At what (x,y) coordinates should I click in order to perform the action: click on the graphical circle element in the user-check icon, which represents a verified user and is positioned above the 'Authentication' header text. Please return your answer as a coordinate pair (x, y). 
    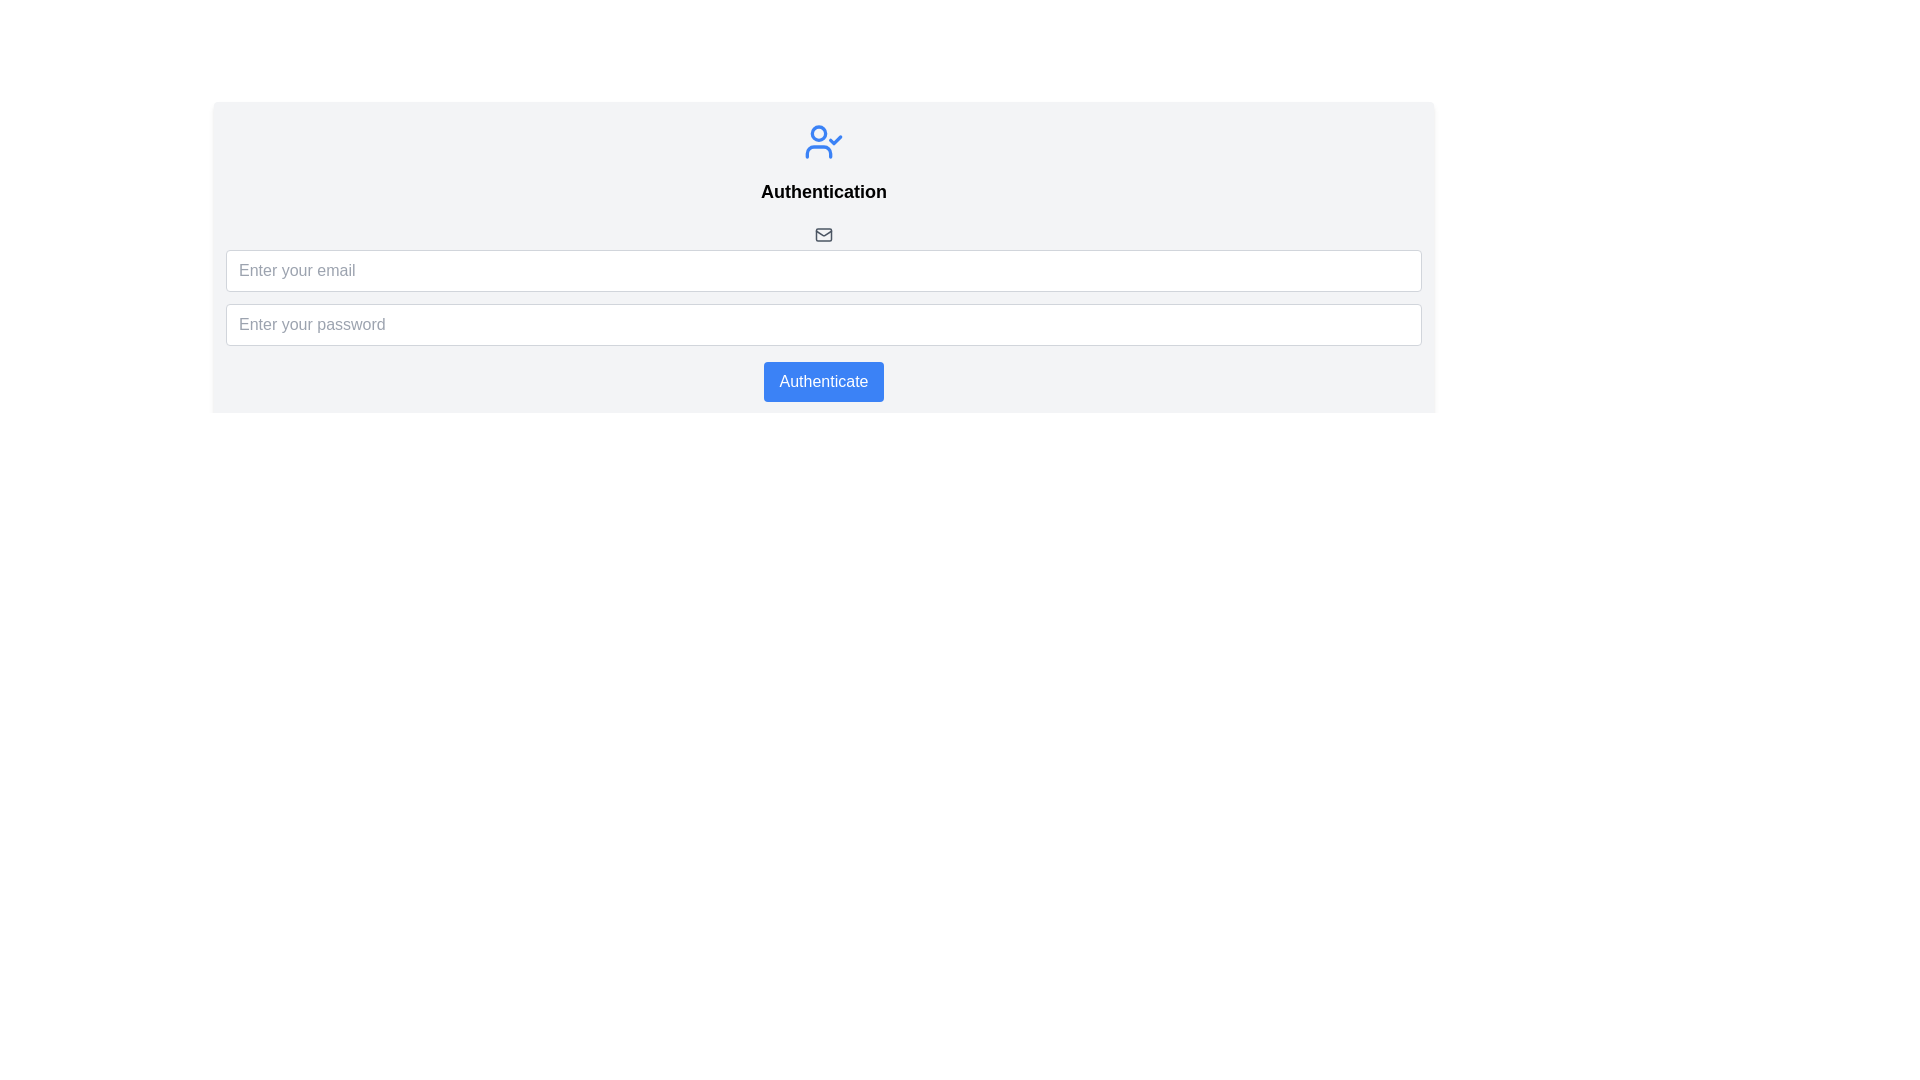
    Looking at the image, I should click on (819, 132).